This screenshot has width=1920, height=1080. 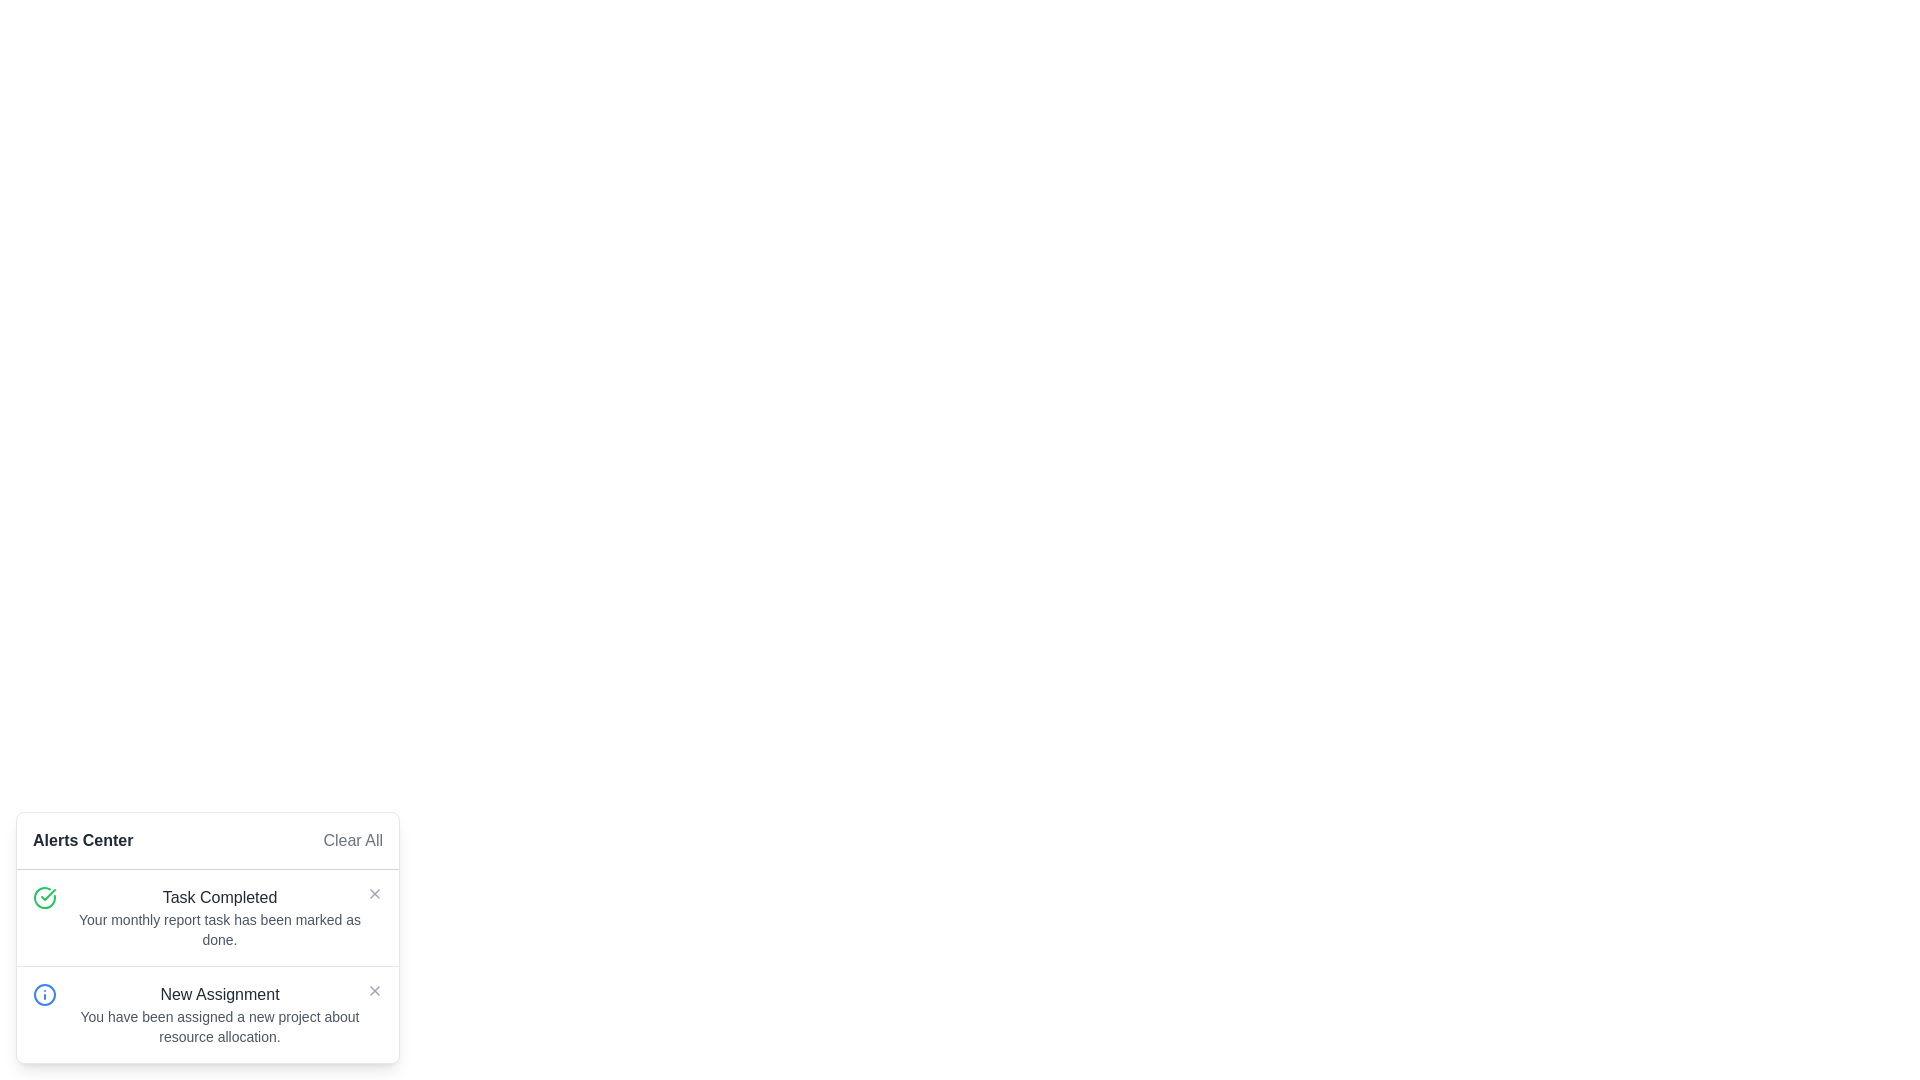 I want to click on the informational text label below the 'New Assignment' heading in the notification card located near the 'Alerts Center.', so click(x=220, y=1026).